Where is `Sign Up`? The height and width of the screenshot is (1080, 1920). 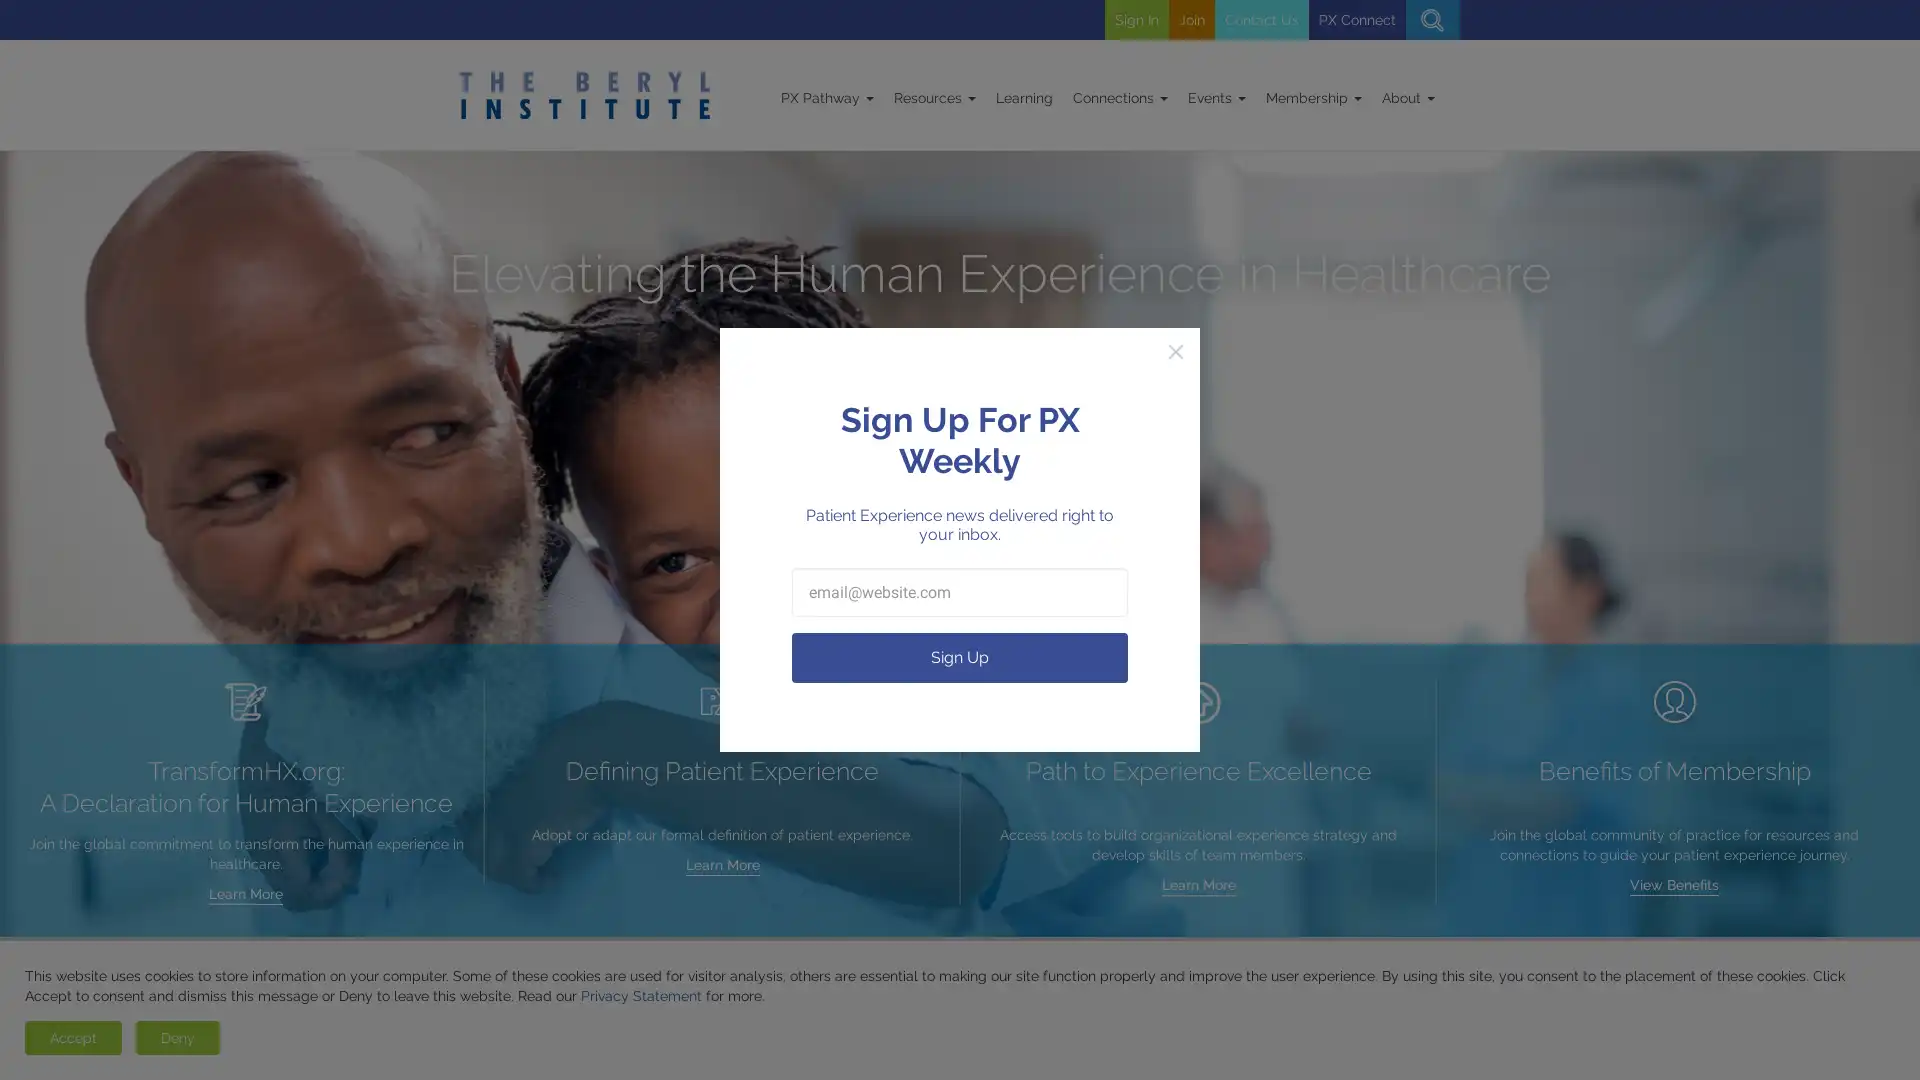 Sign Up is located at coordinates (960, 657).